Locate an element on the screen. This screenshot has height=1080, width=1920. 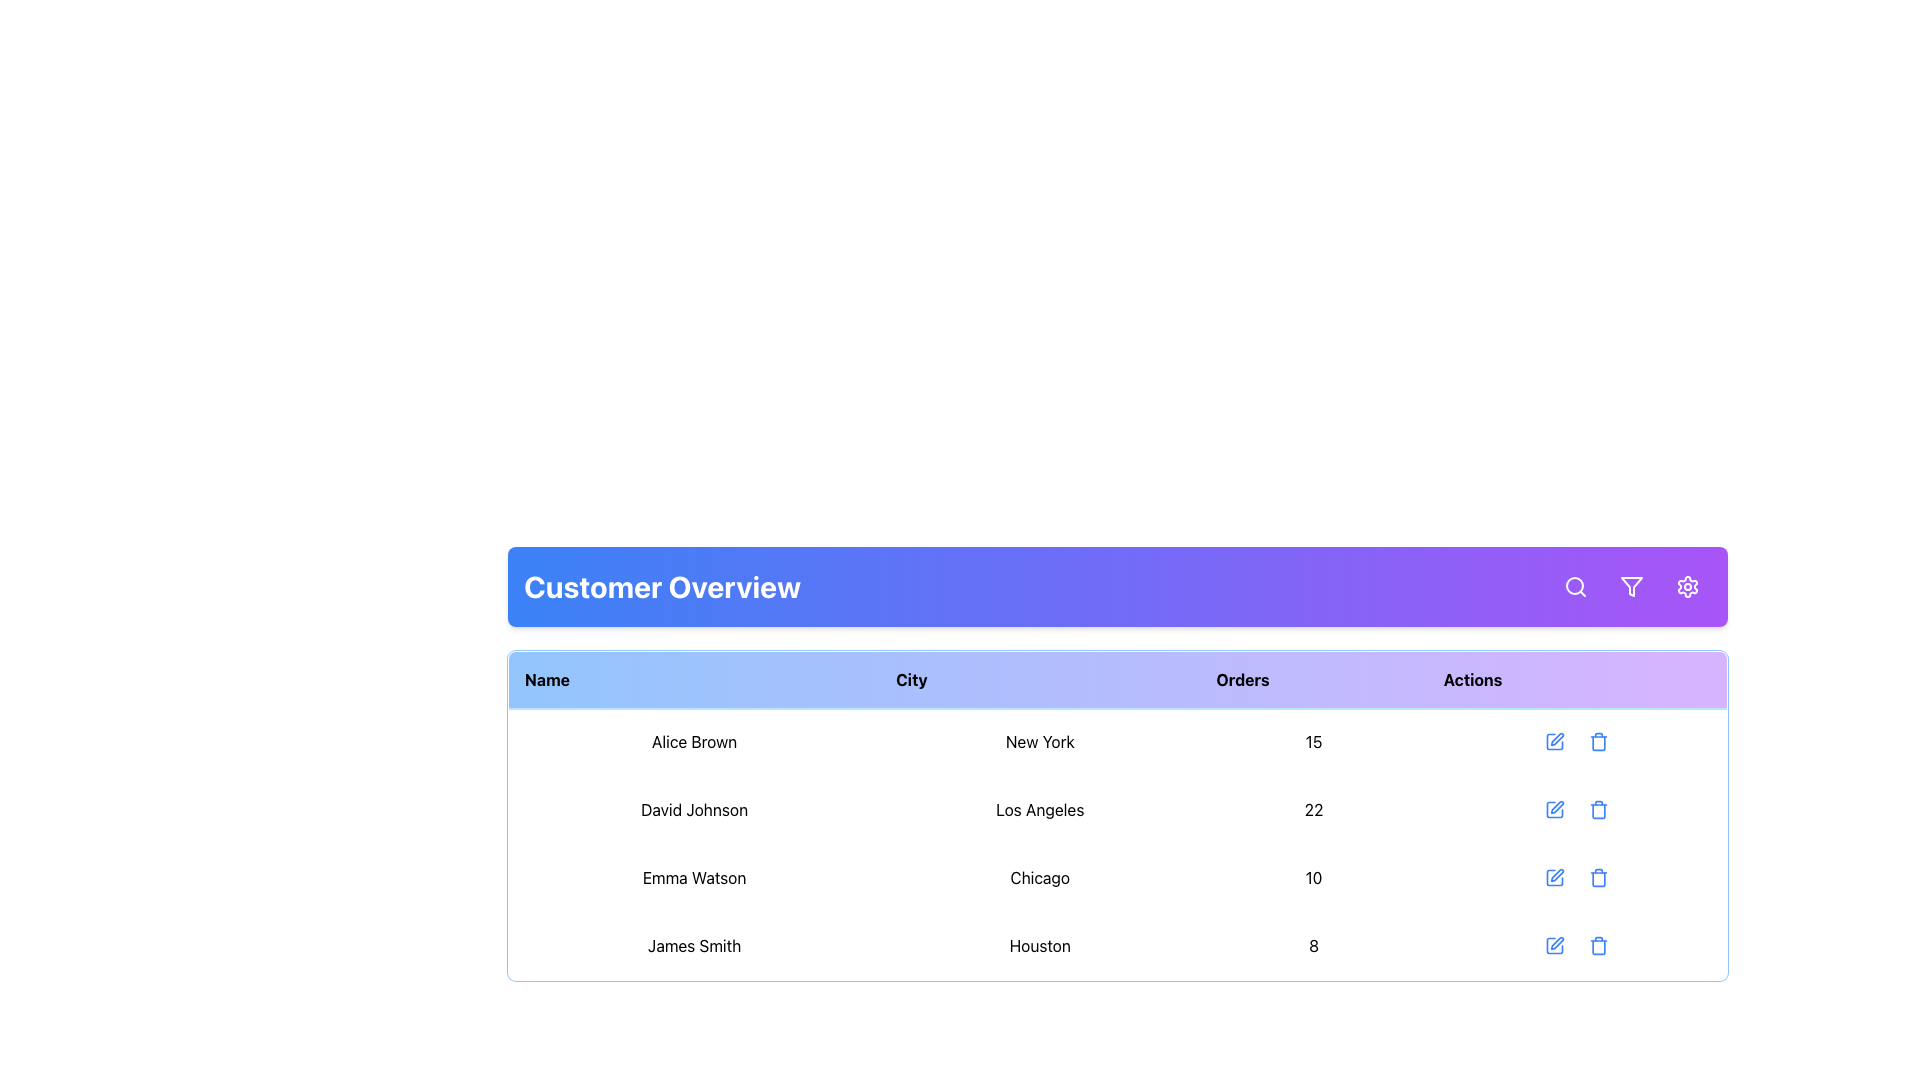
the static text label displaying the city name 'Houston' in the table under the 'City' column for the row associated with 'James Smith' is located at coordinates (1040, 945).